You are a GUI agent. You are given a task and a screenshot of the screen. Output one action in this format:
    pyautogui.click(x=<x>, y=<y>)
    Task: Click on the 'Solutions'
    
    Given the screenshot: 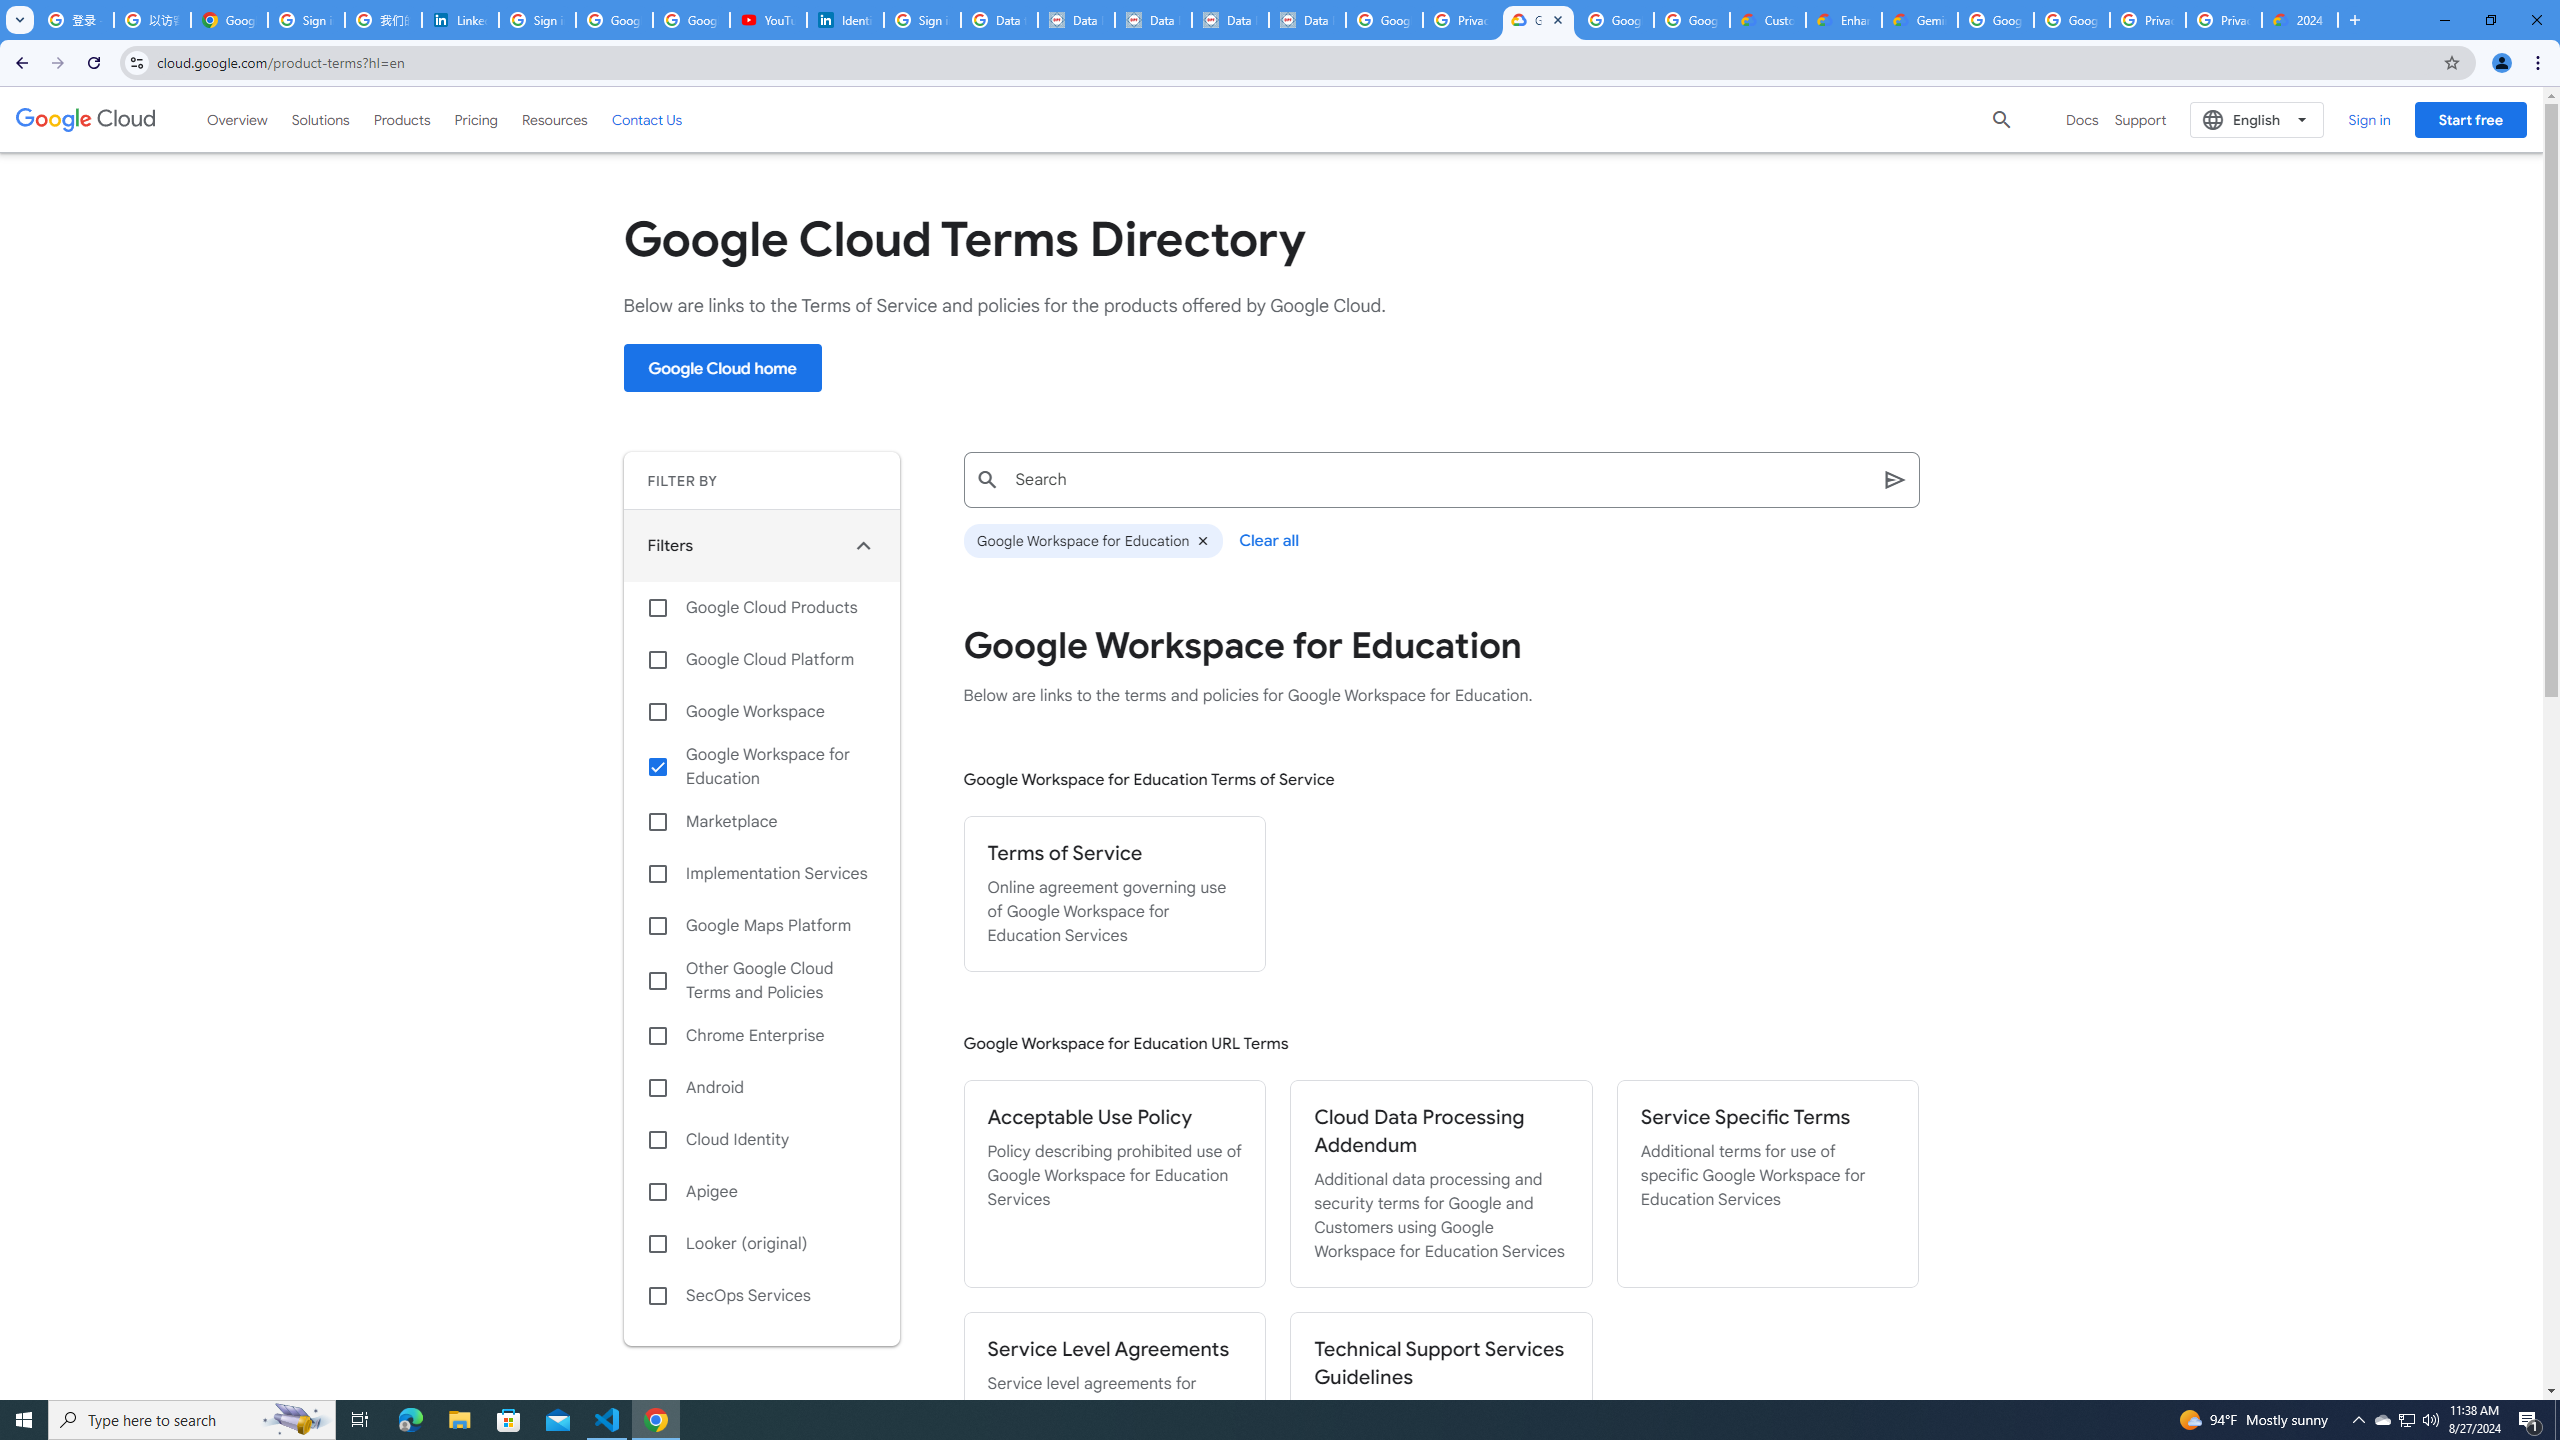 What is the action you would take?
    pyautogui.click(x=319, y=118)
    